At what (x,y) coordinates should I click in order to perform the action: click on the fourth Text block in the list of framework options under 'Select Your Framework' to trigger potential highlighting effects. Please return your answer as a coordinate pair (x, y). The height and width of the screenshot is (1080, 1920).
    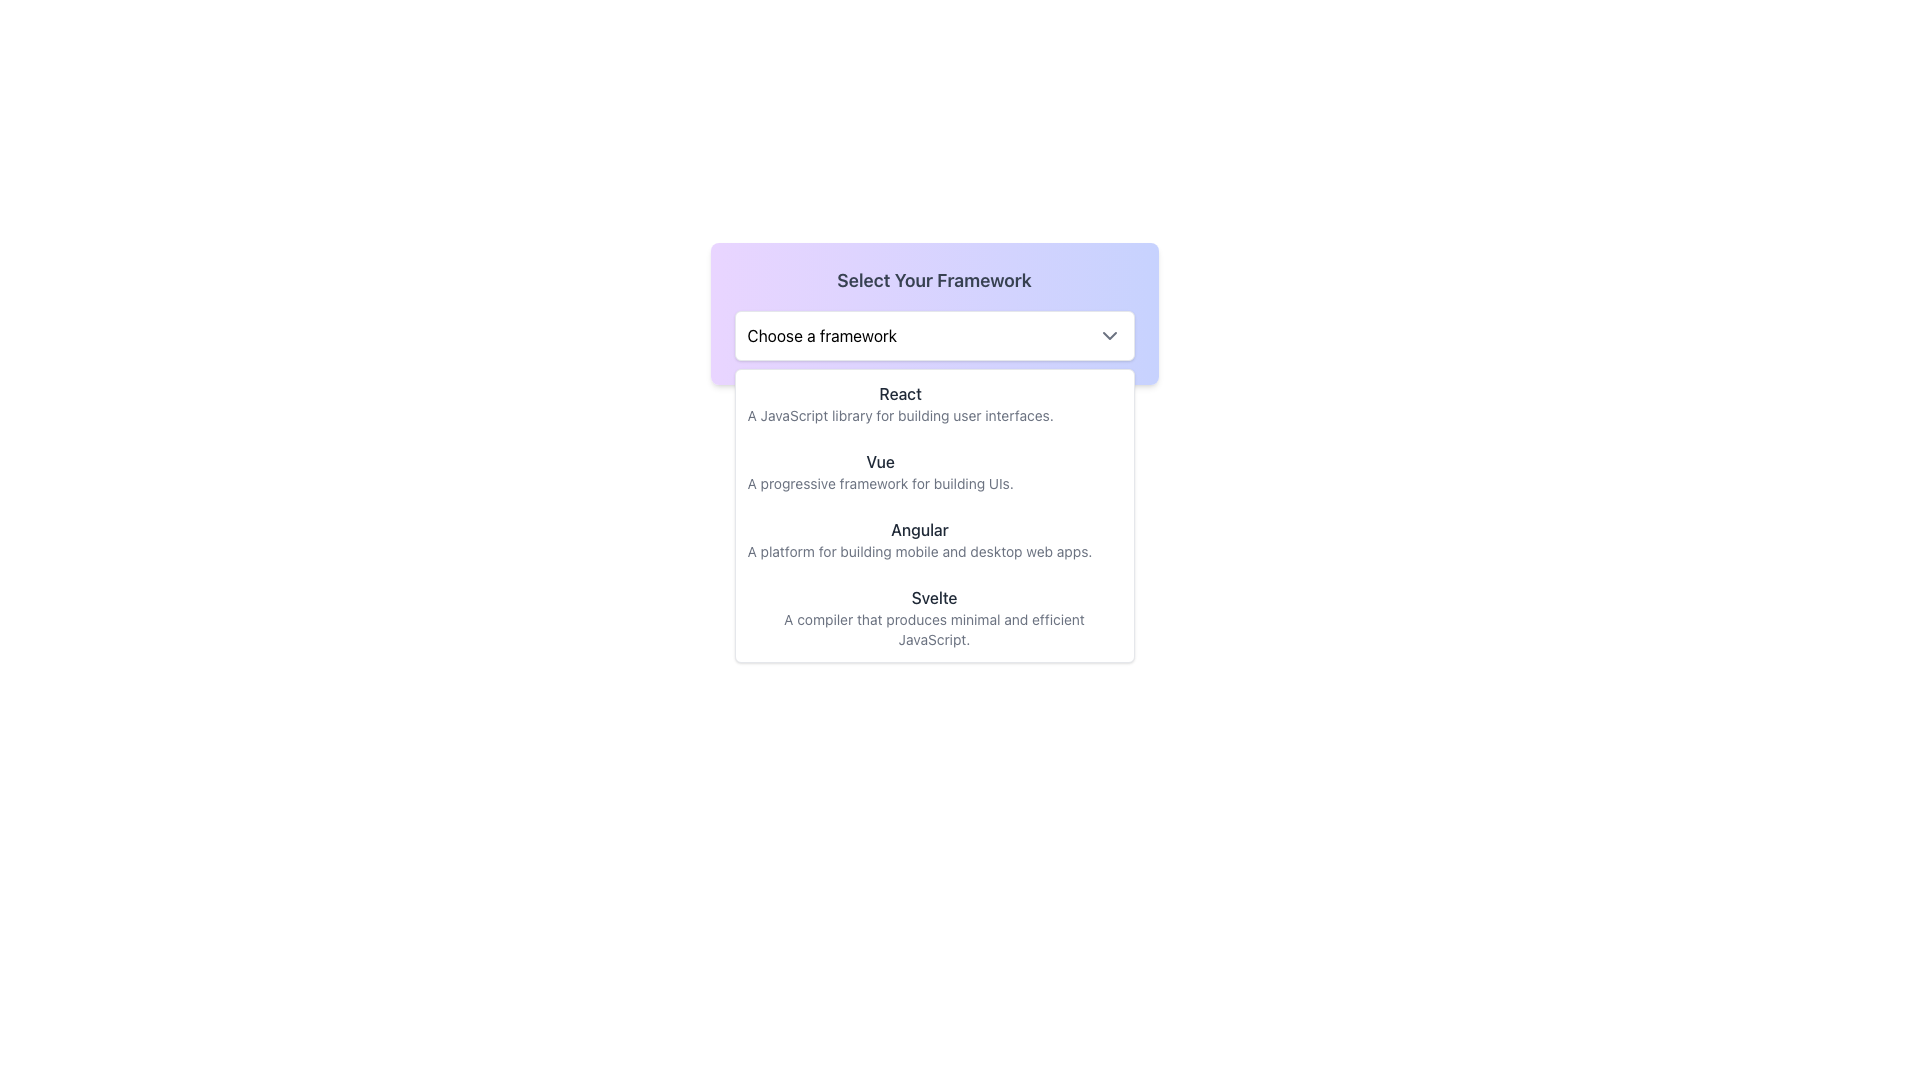
    Looking at the image, I should click on (933, 616).